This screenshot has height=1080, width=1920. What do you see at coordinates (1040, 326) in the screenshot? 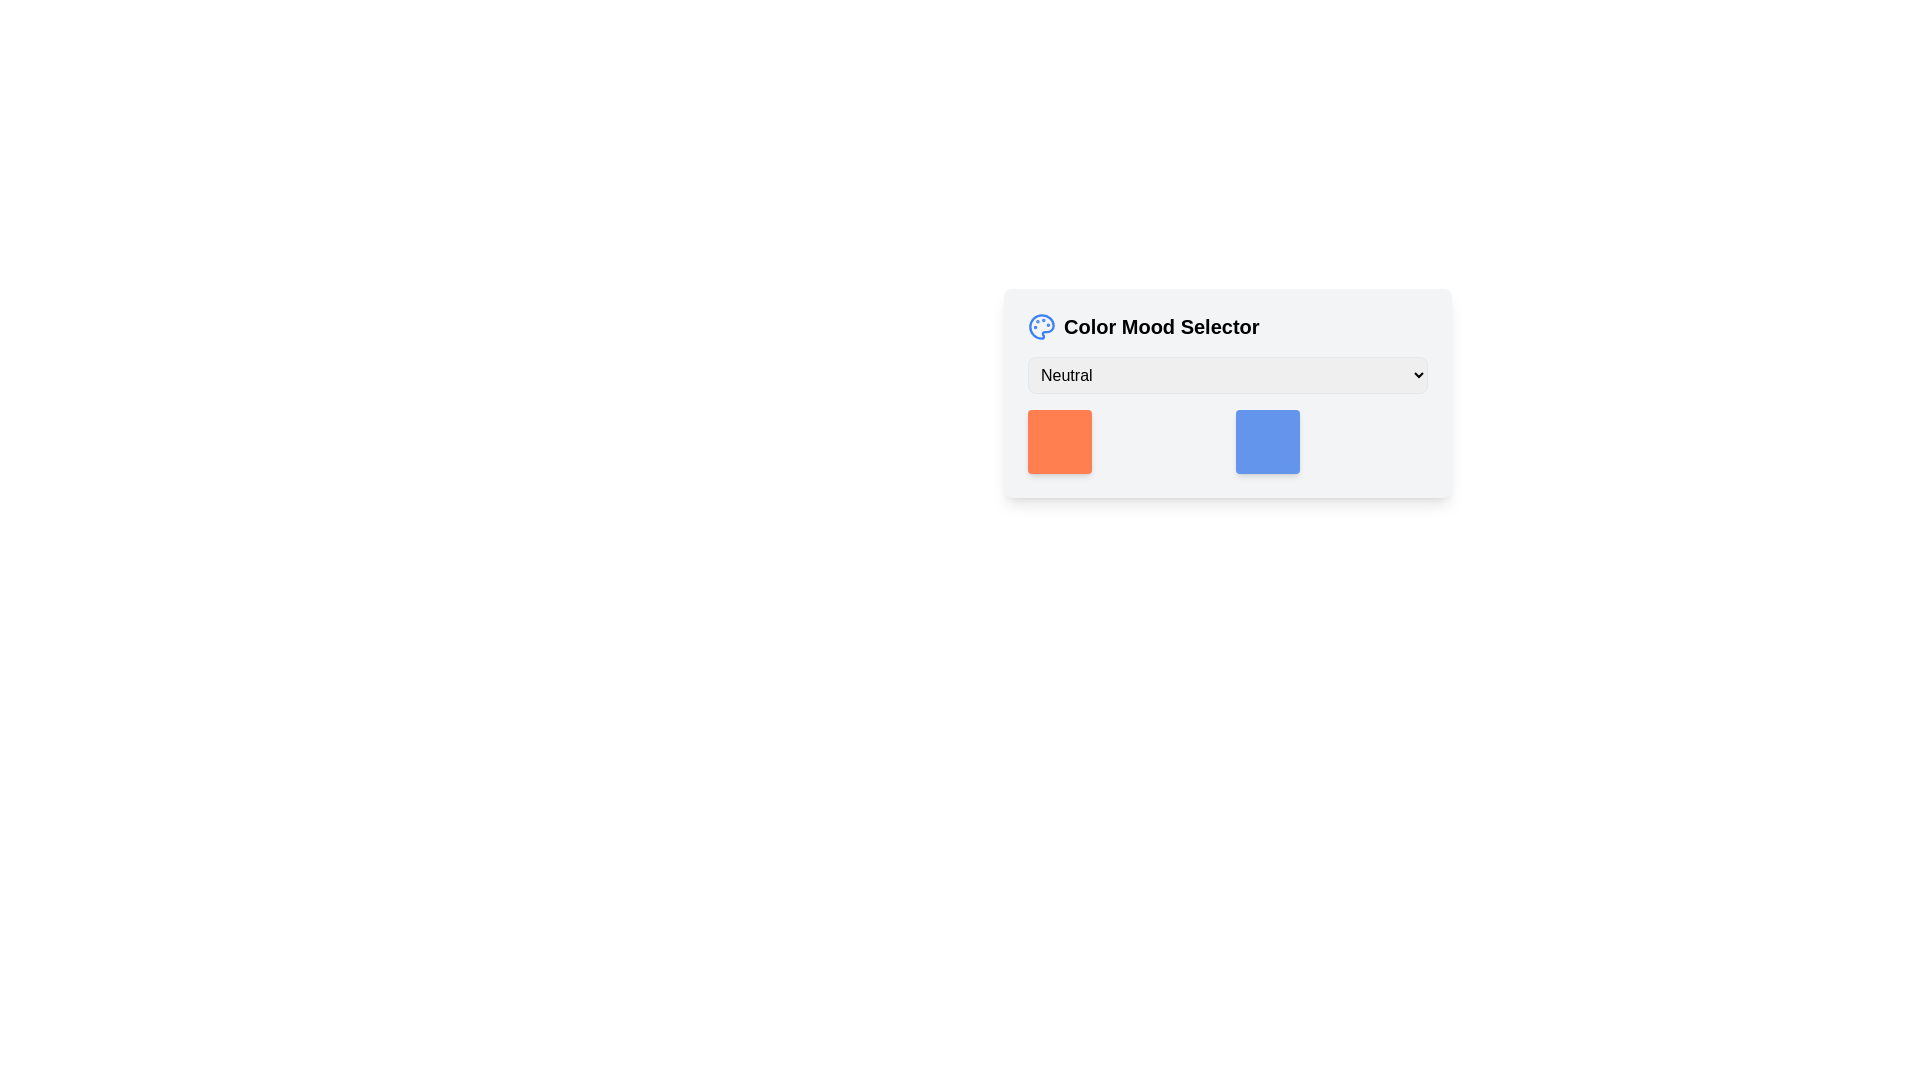
I see `the base of the palette icon within the 'Color Mood Selector' menu, which is styled with a muted color and simple geometric design` at bounding box center [1040, 326].